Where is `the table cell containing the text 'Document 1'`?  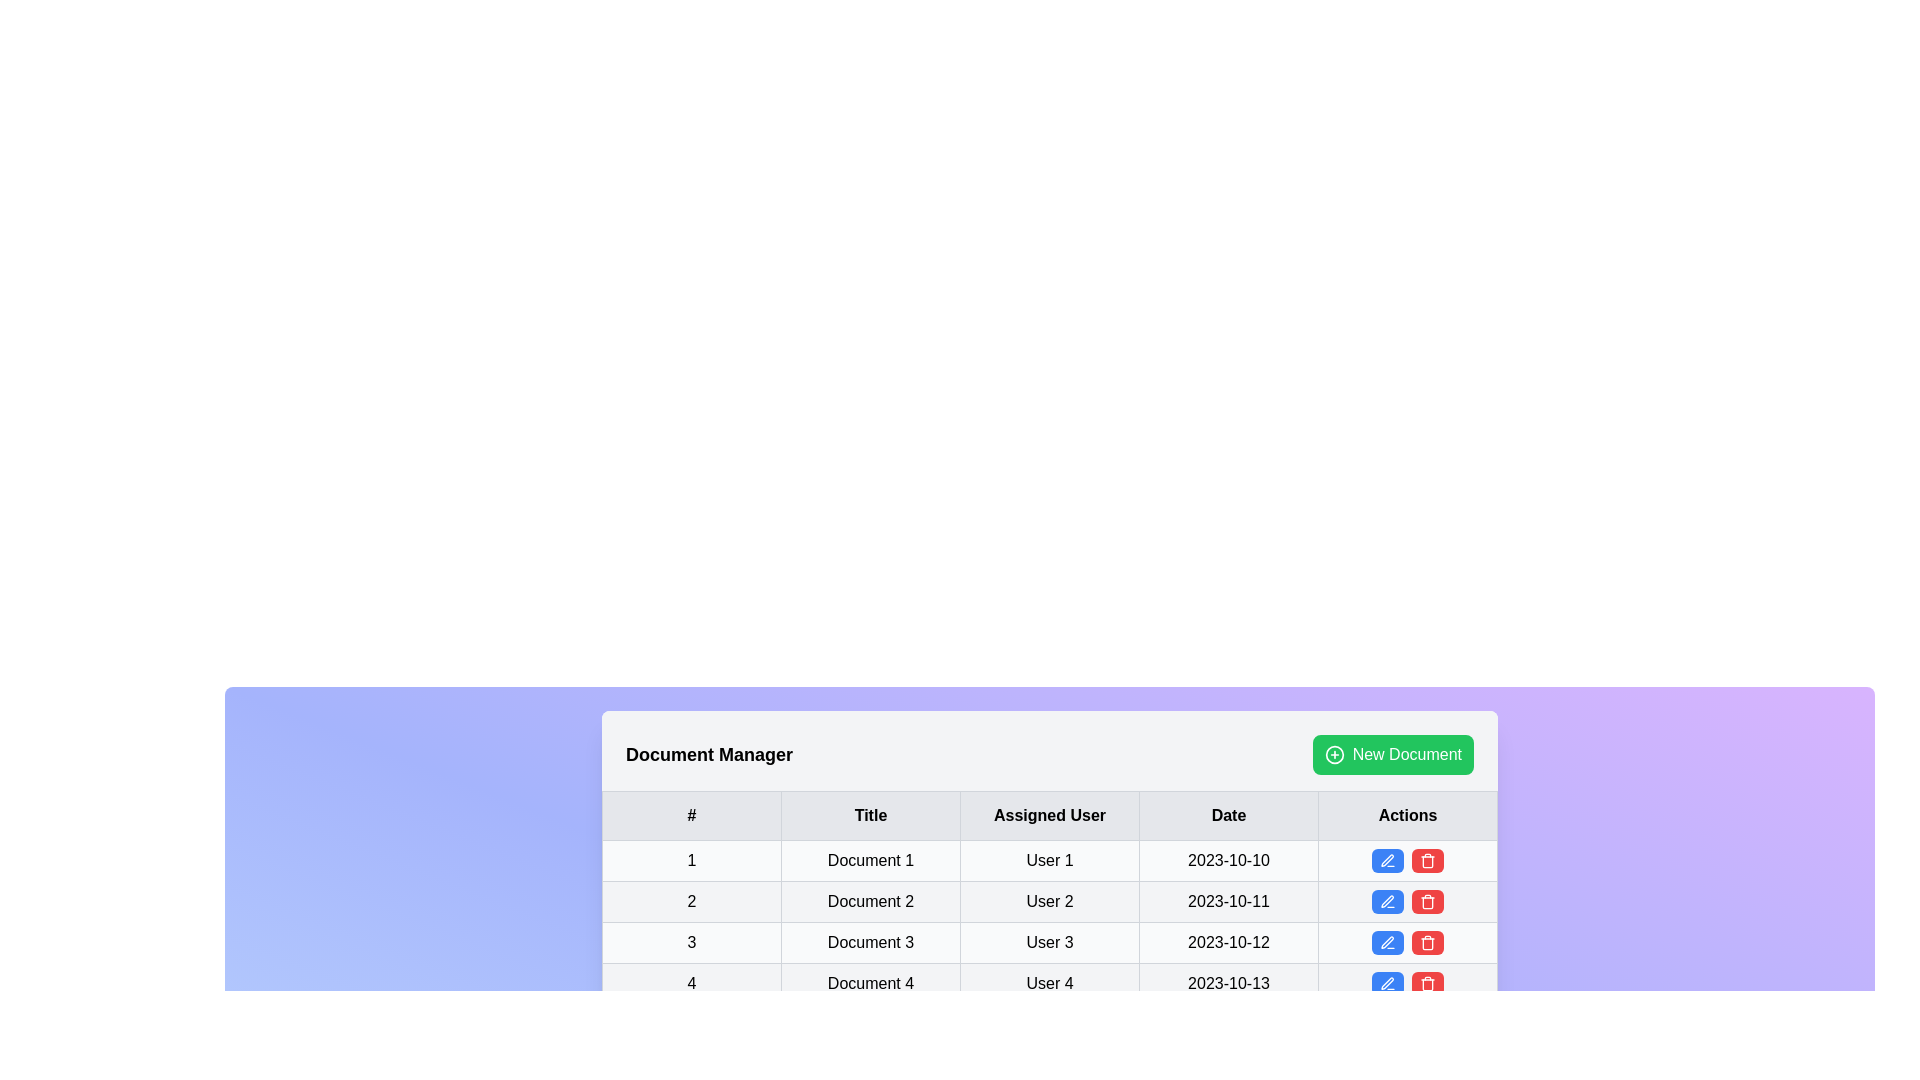 the table cell containing the text 'Document 1' is located at coordinates (870, 859).